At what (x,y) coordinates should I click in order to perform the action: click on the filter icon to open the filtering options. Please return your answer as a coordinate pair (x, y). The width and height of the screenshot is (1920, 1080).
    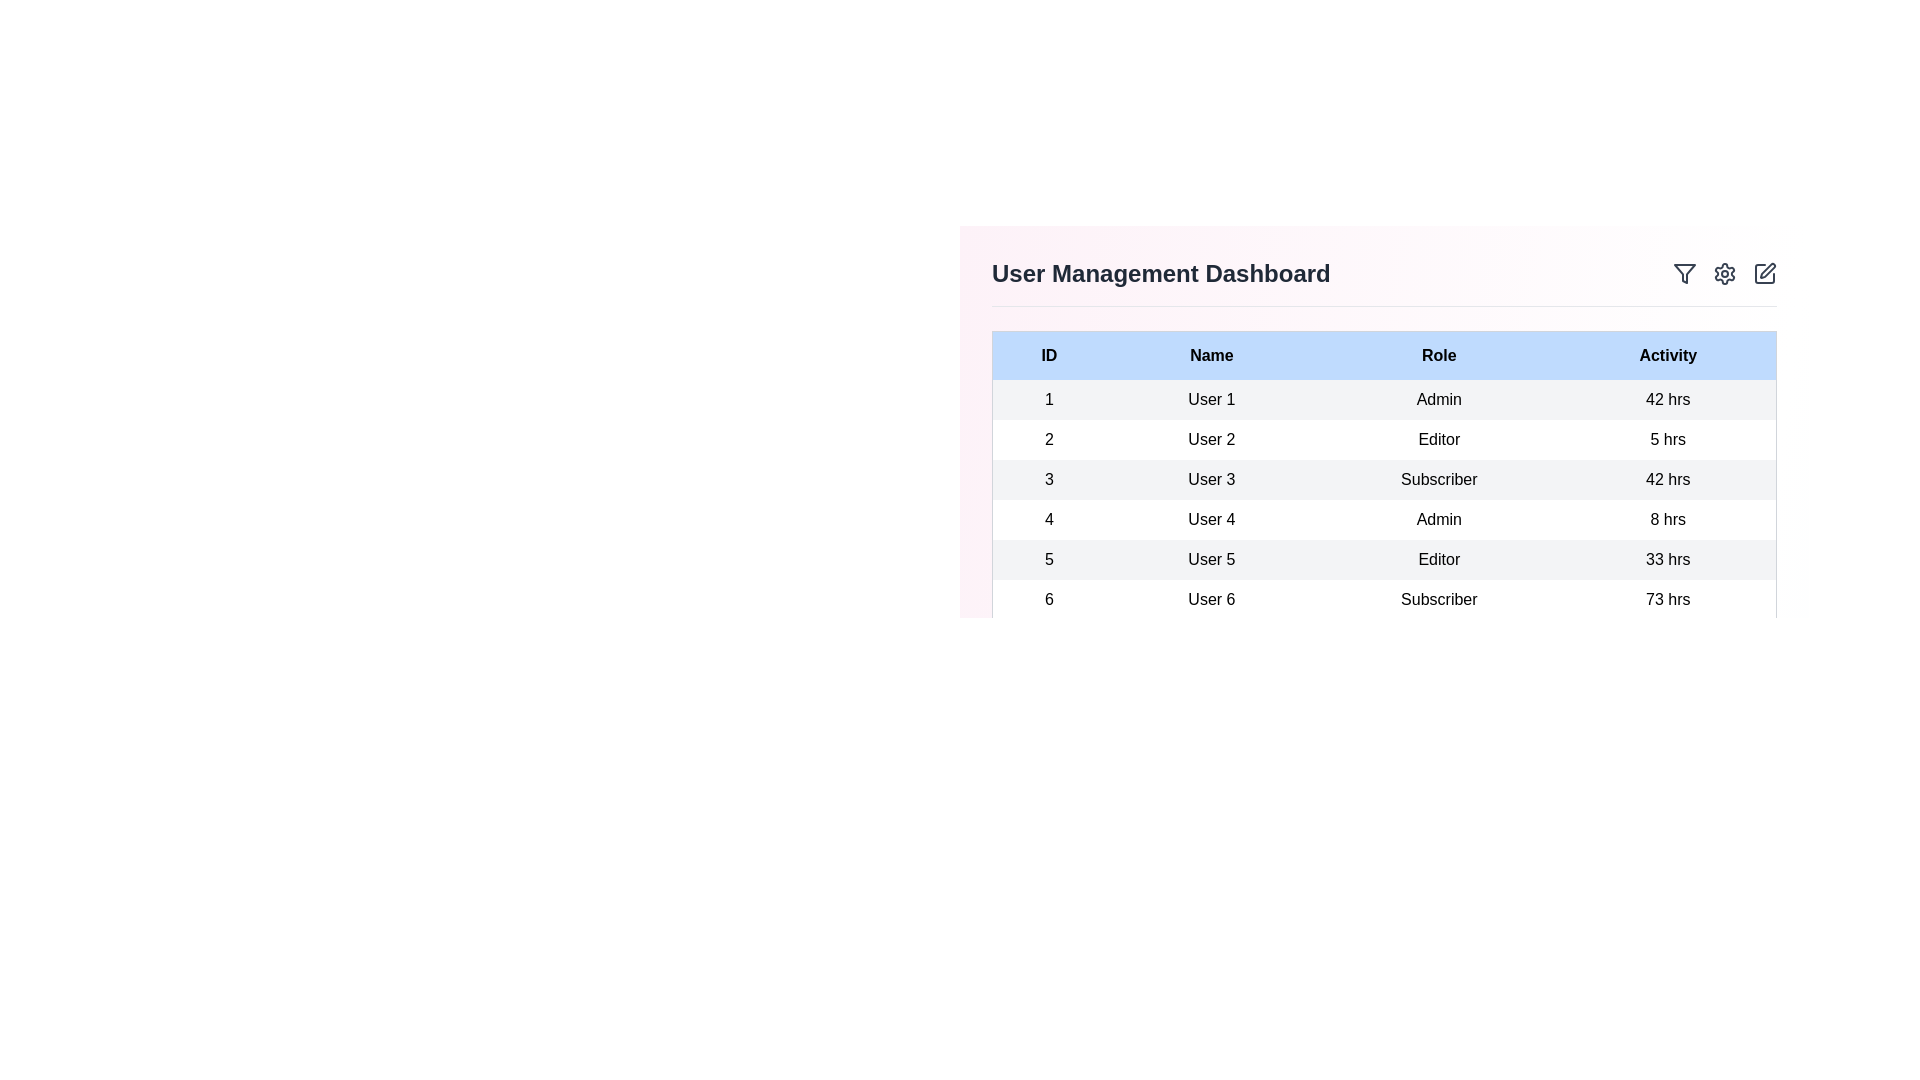
    Looking at the image, I should click on (1683, 273).